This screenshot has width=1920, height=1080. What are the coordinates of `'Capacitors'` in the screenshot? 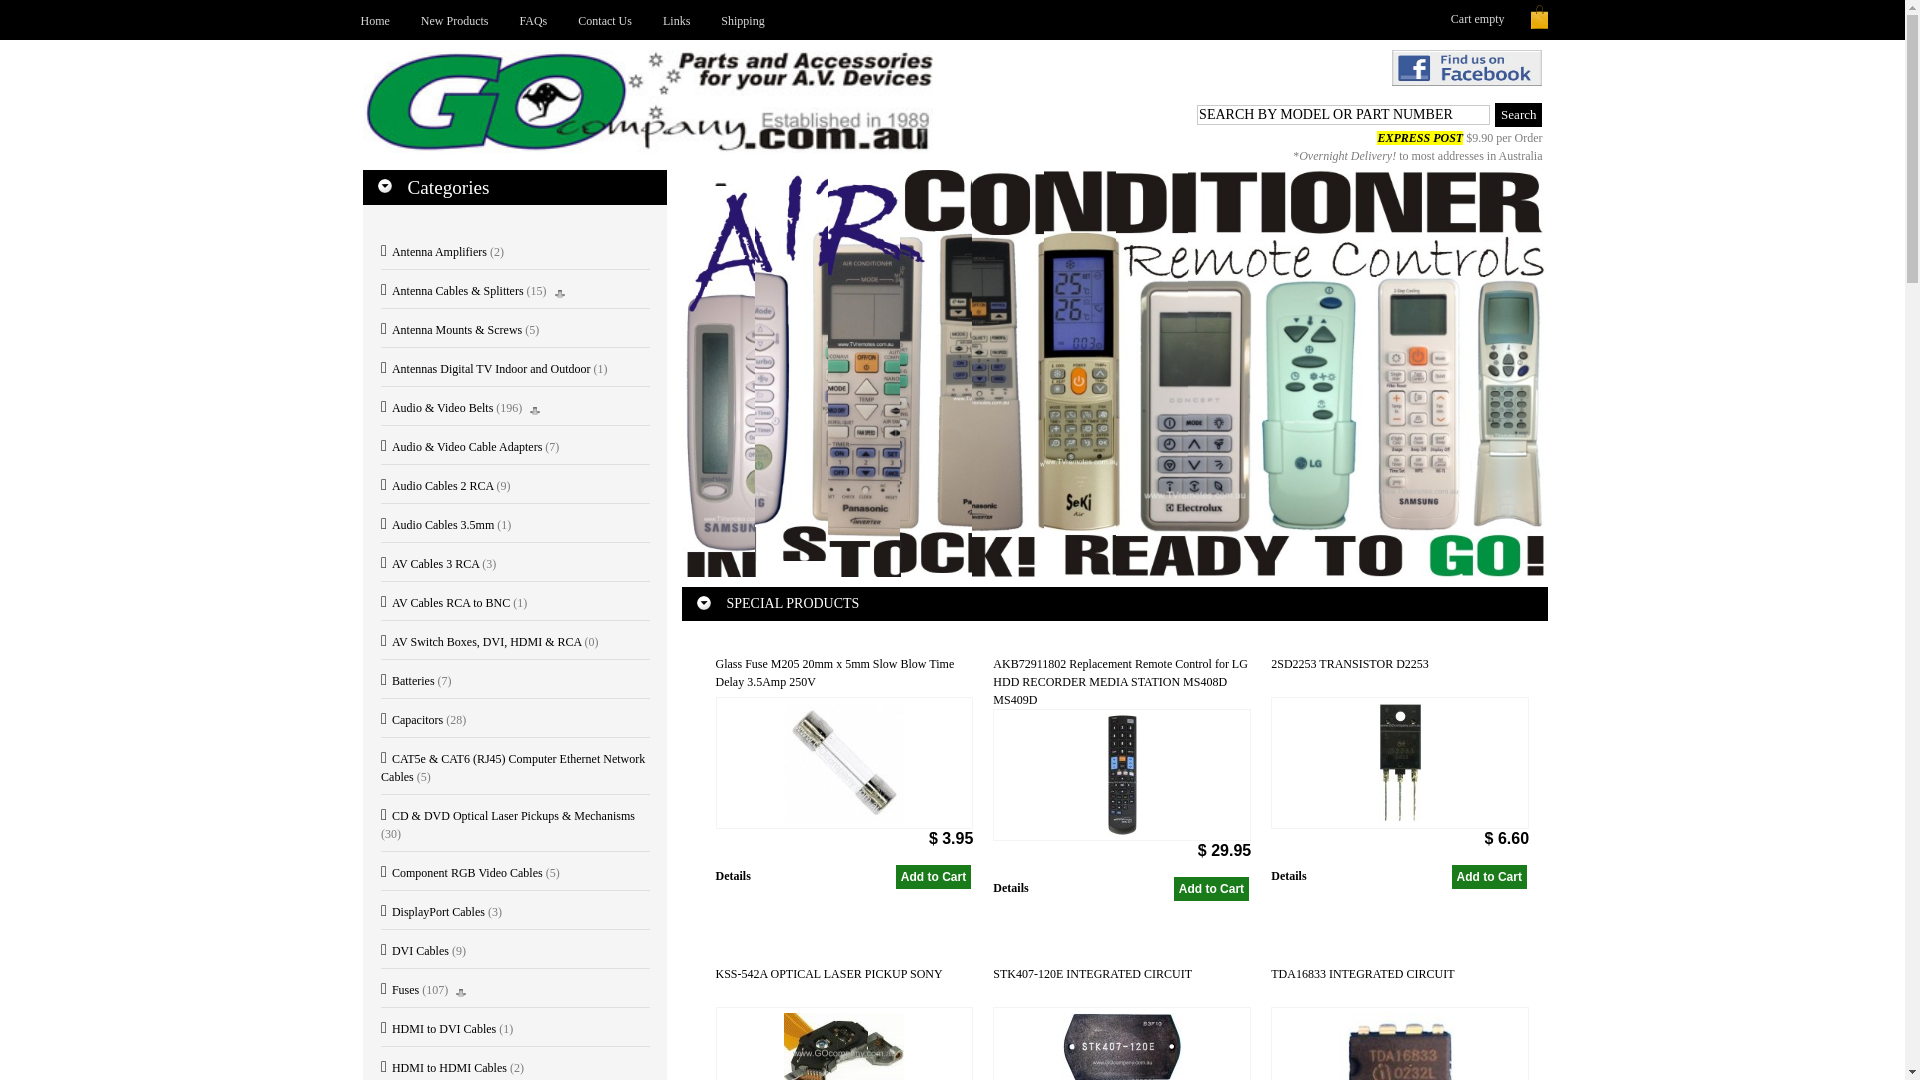 It's located at (411, 720).